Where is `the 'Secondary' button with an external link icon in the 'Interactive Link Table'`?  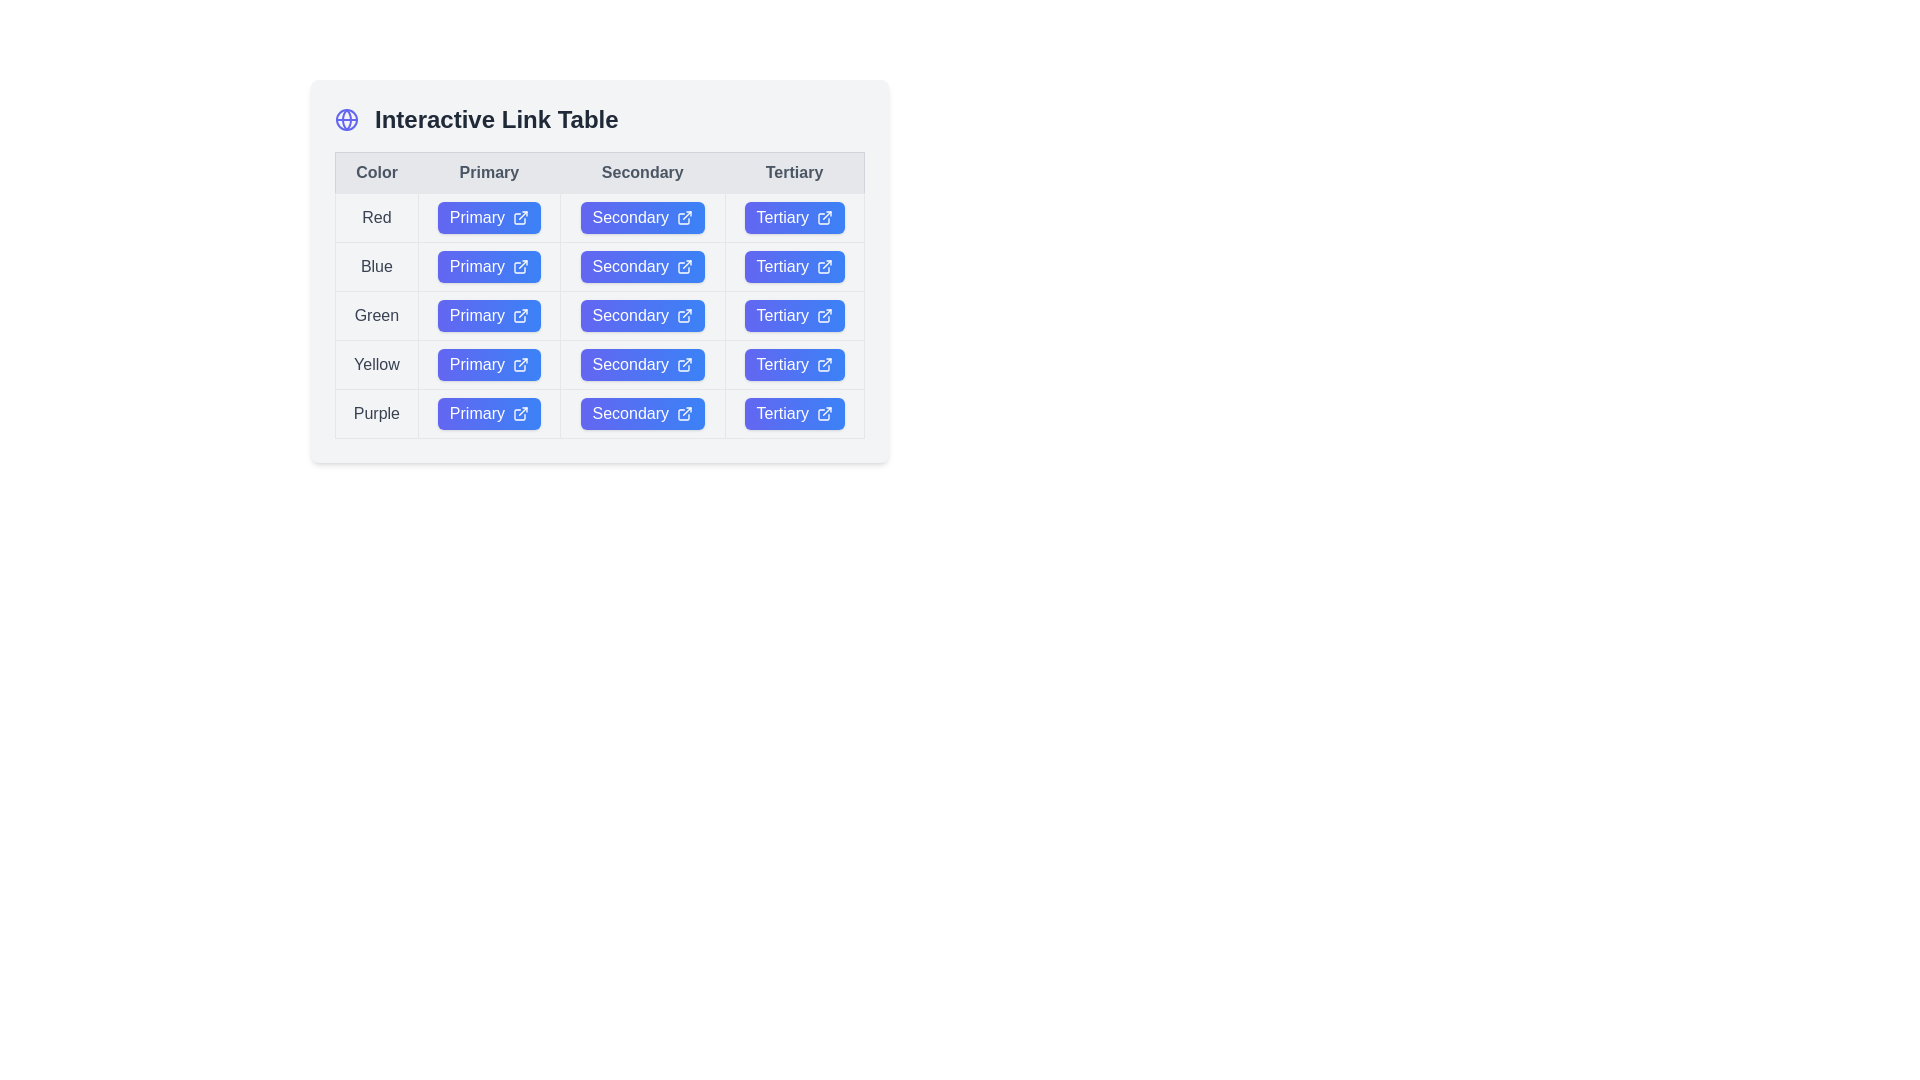 the 'Secondary' button with an external link icon in the 'Interactive Link Table' is located at coordinates (642, 265).